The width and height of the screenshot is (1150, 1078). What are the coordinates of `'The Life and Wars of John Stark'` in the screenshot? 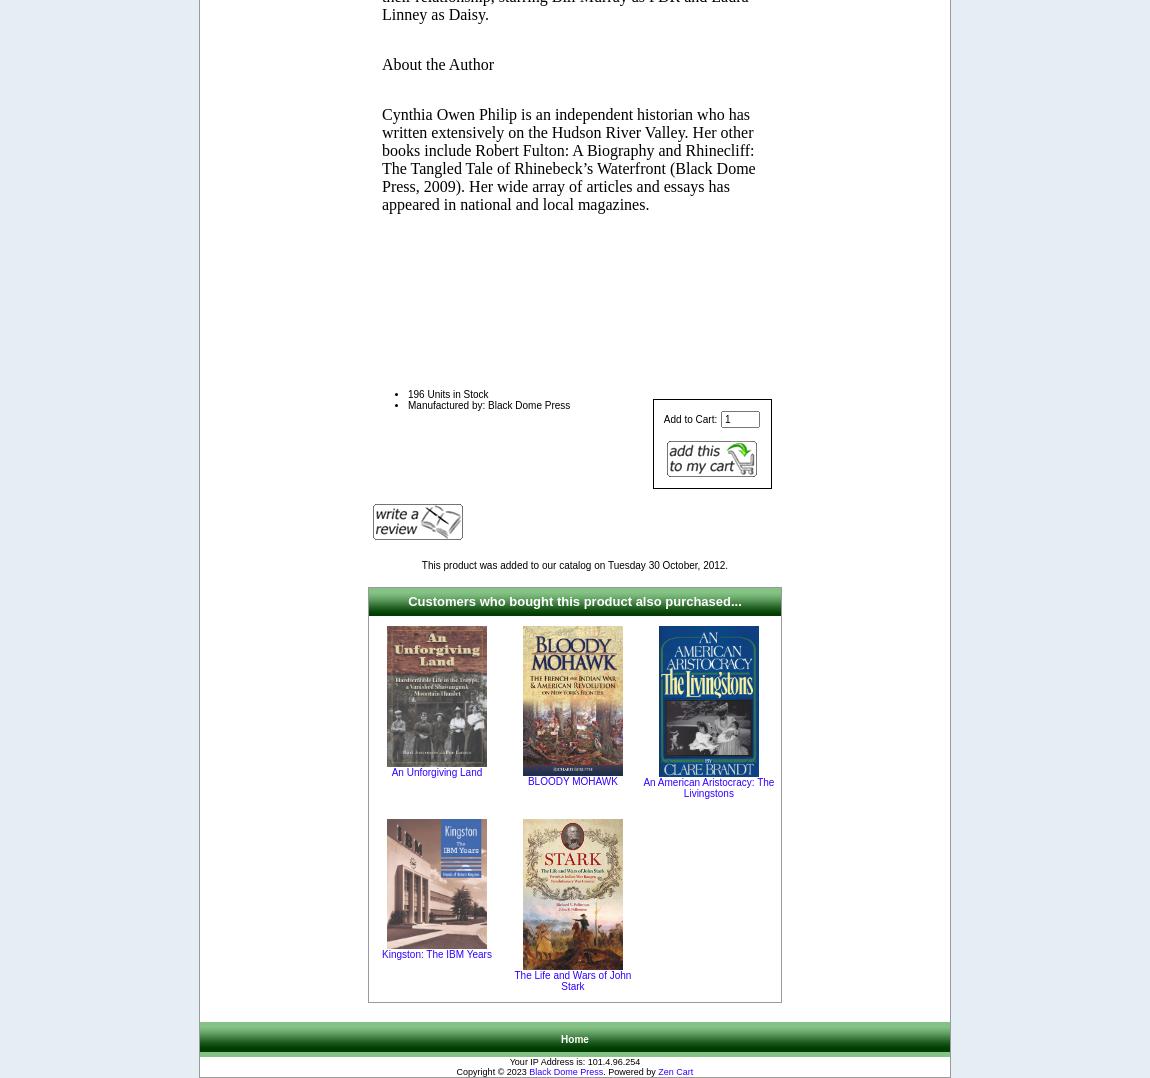 It's located at (572, 980).